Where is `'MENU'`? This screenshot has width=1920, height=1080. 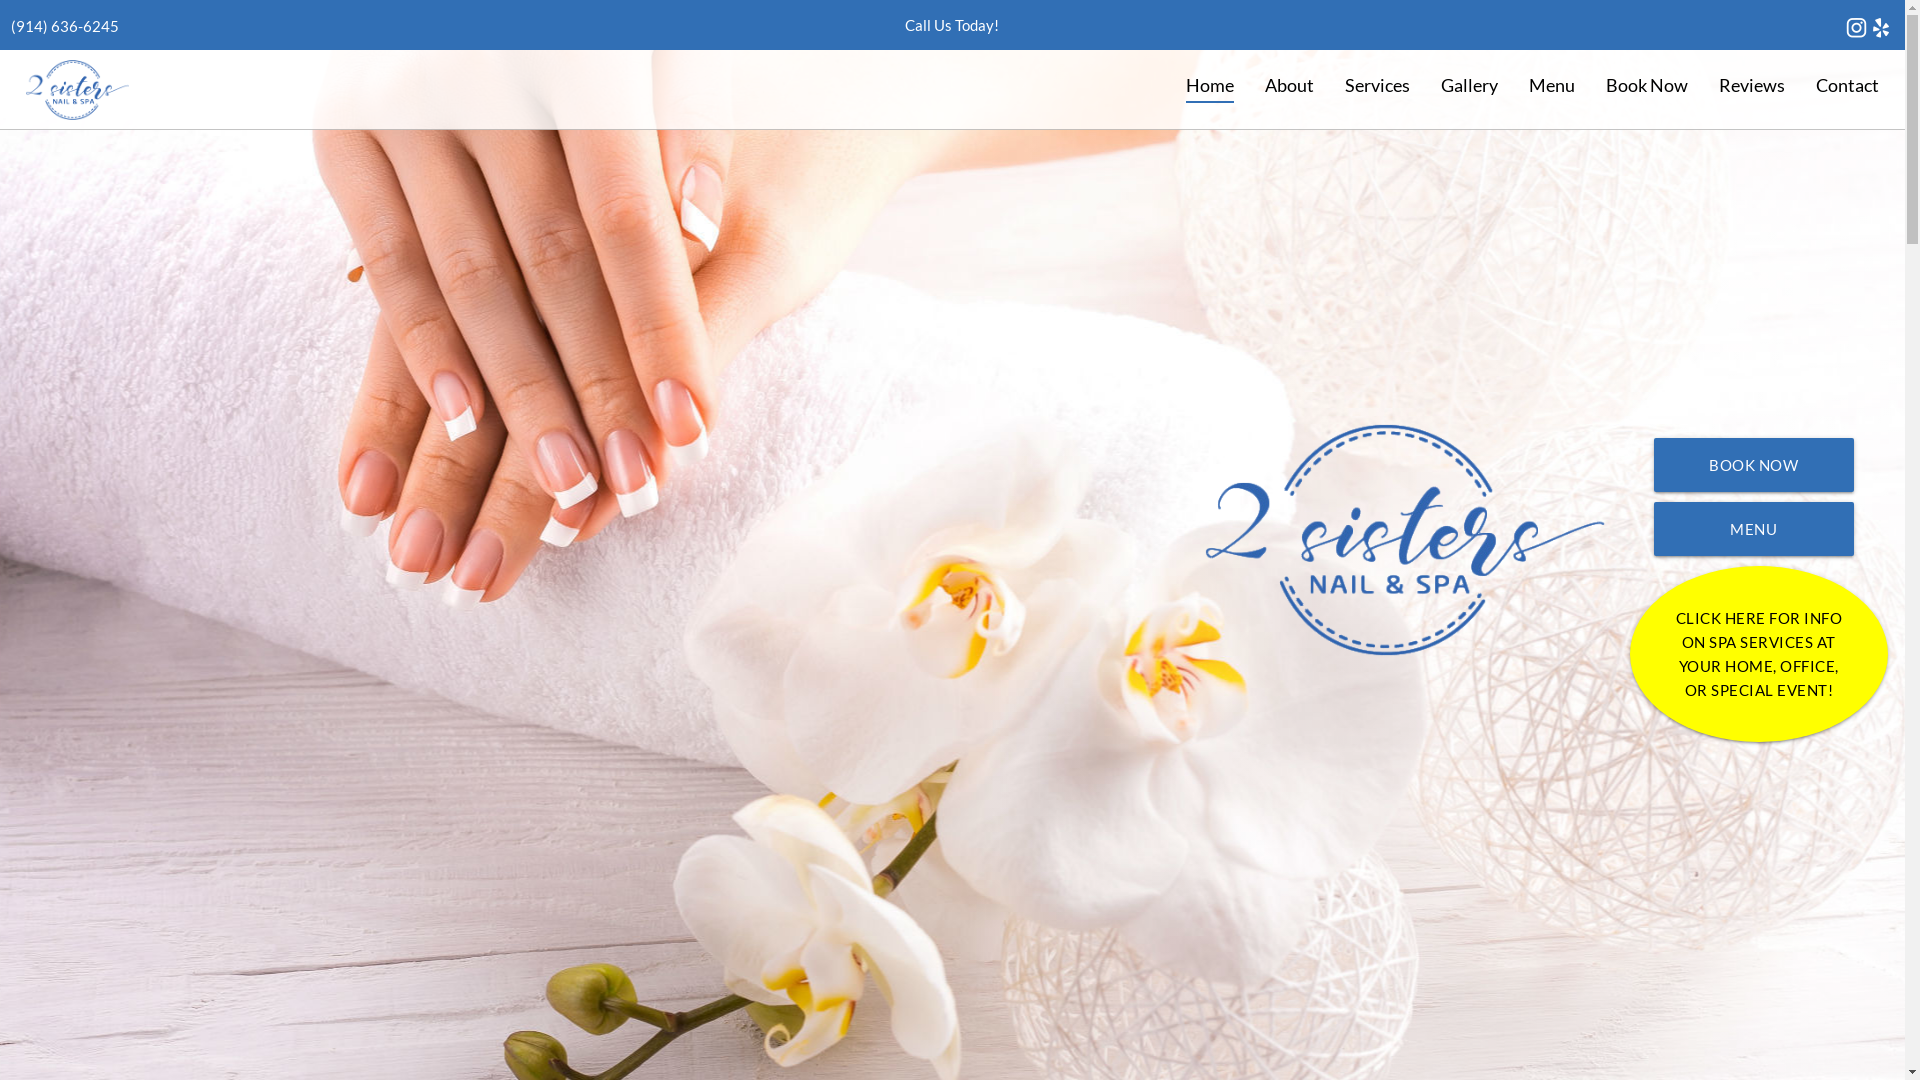 'MENU' is located at coordinates (1752, 527).